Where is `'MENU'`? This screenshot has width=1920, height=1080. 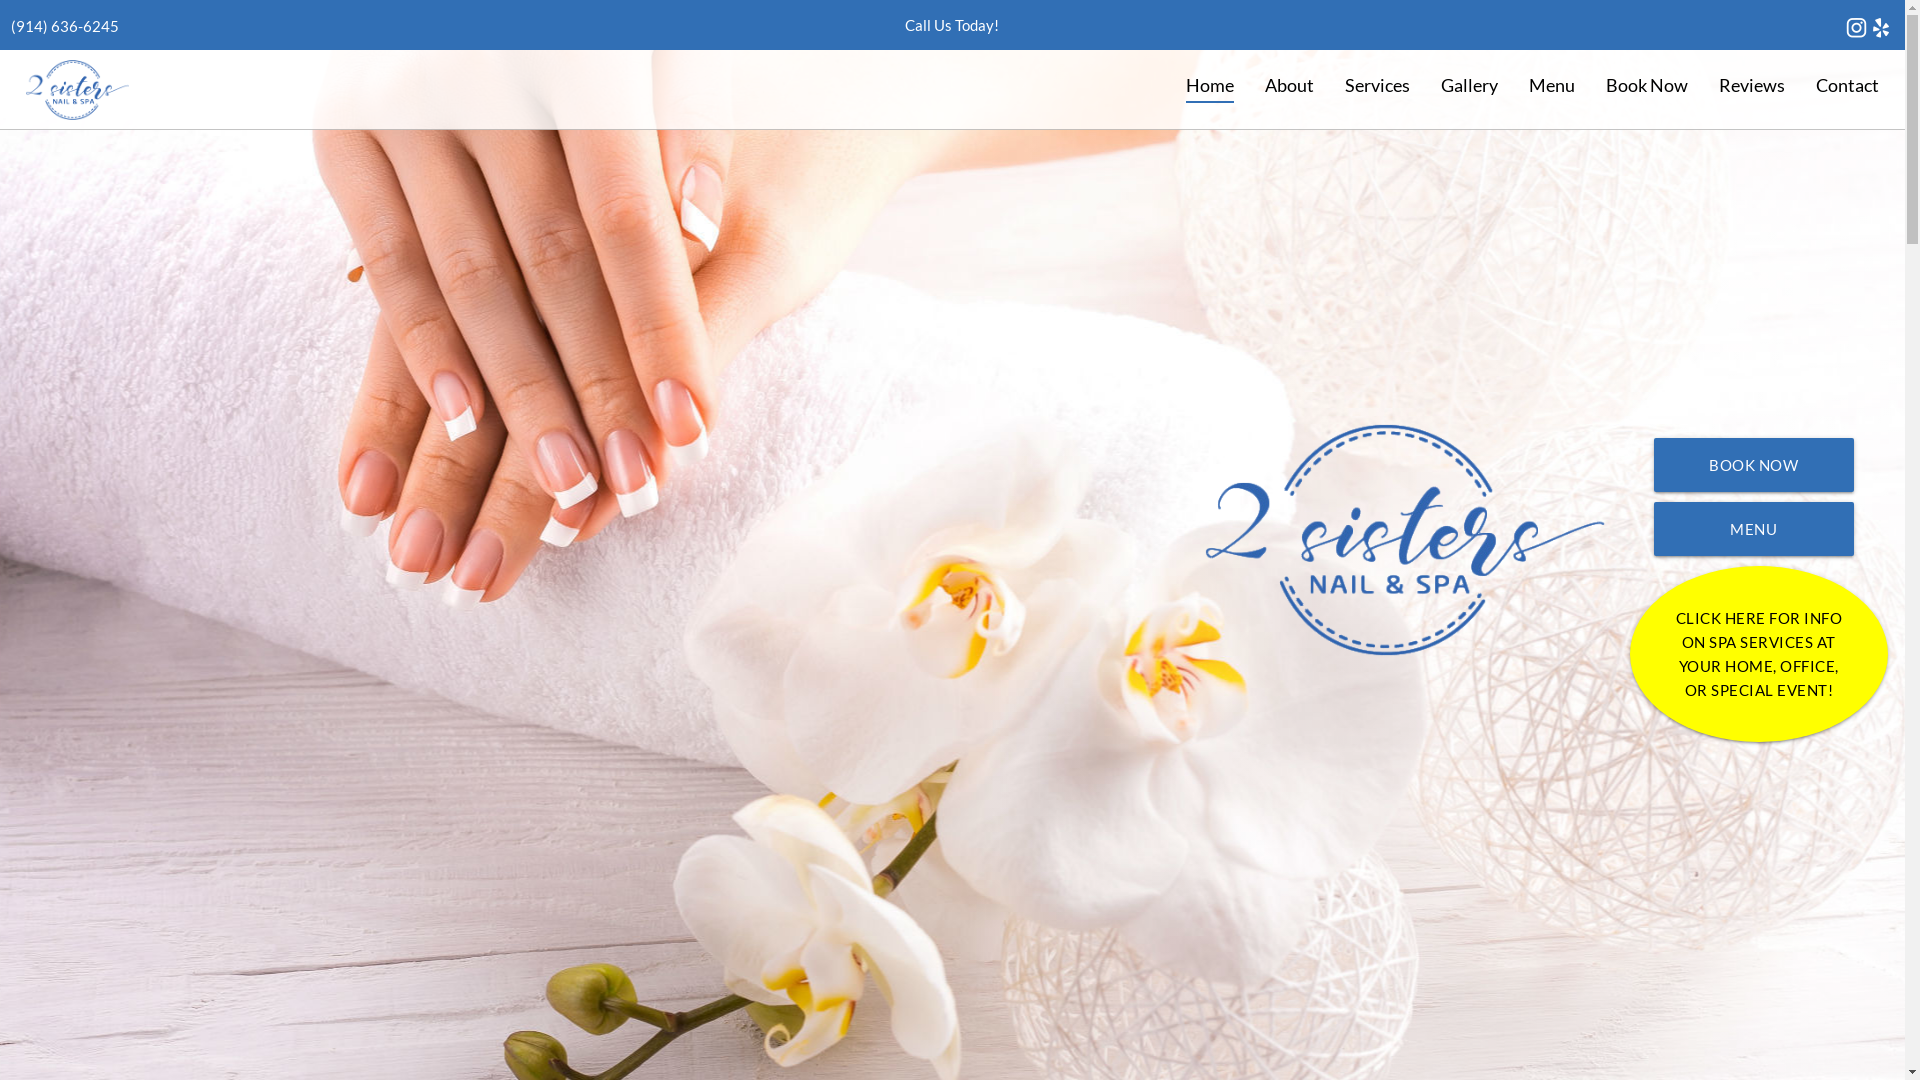 'MENU' is located at coordinates (1752, 527).